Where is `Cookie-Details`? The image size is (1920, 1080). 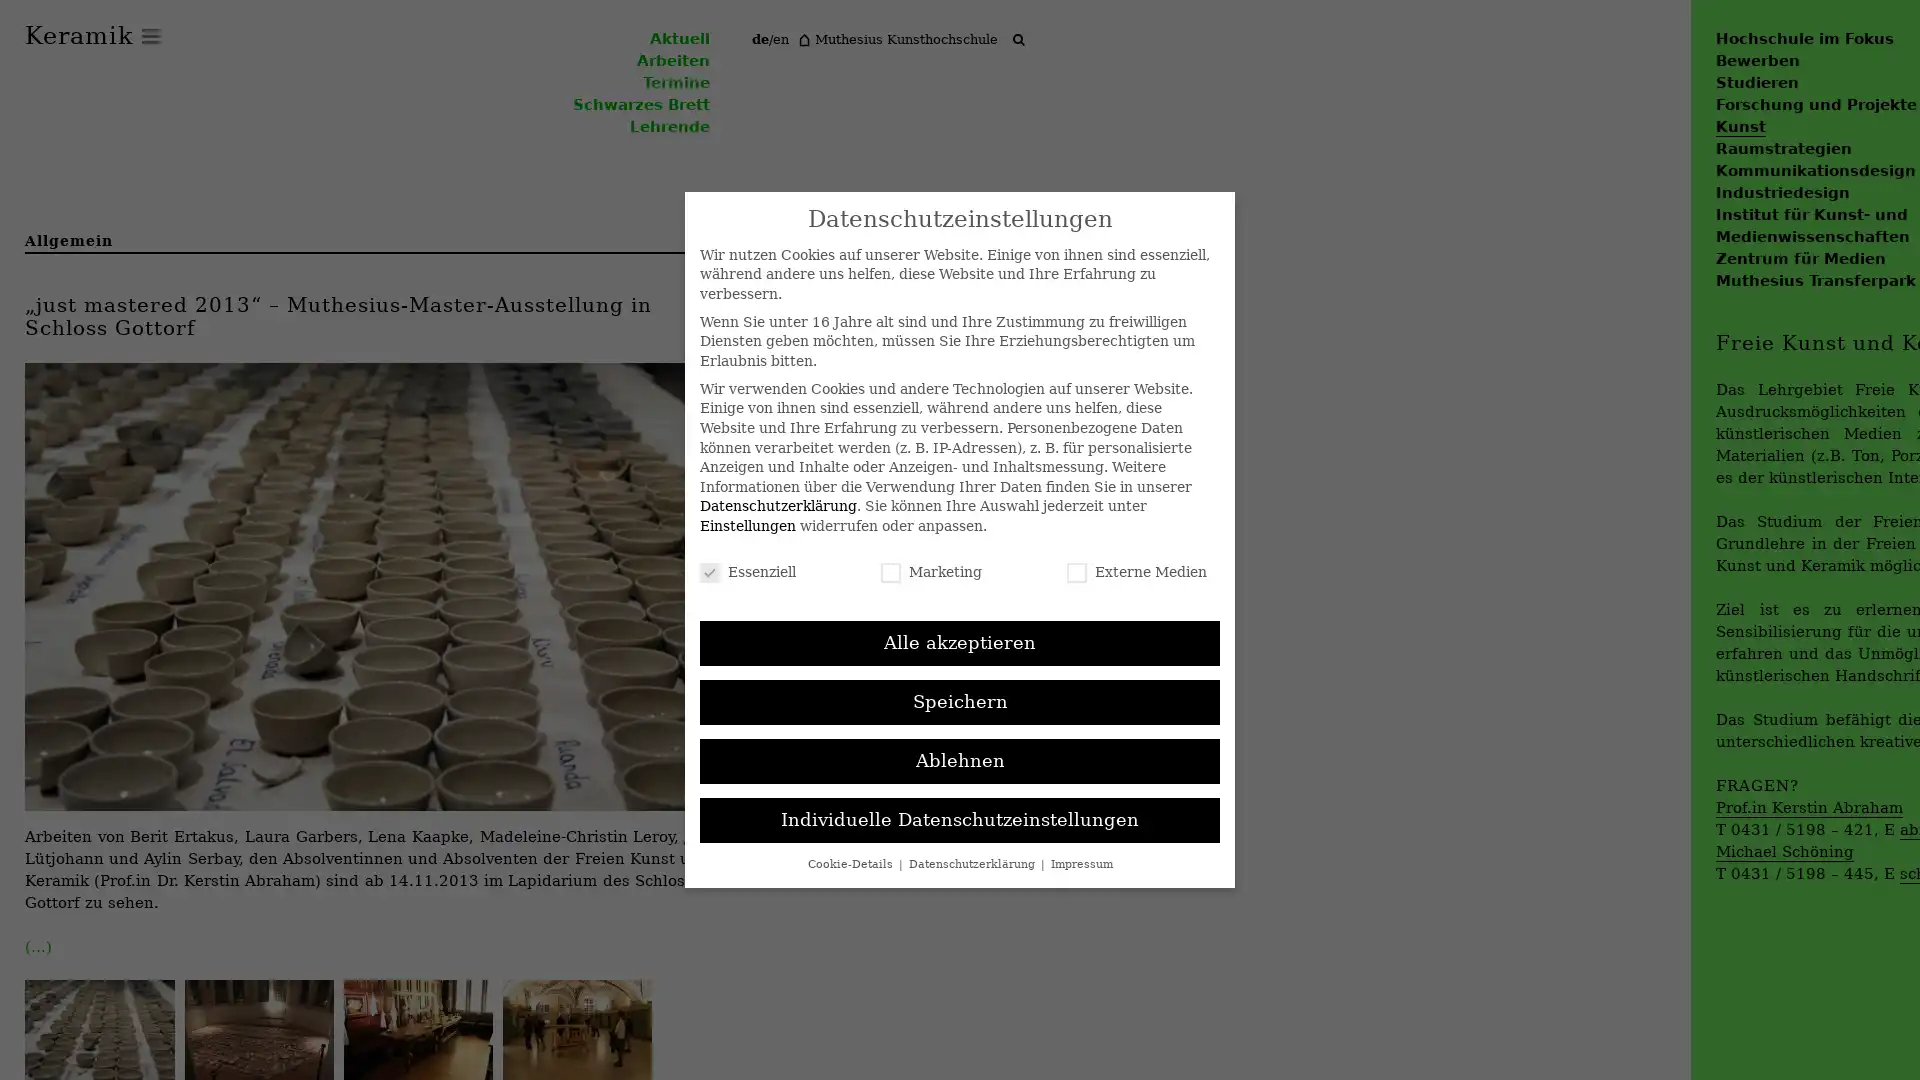 Cookie-Details is located at coordinates (851, 862).